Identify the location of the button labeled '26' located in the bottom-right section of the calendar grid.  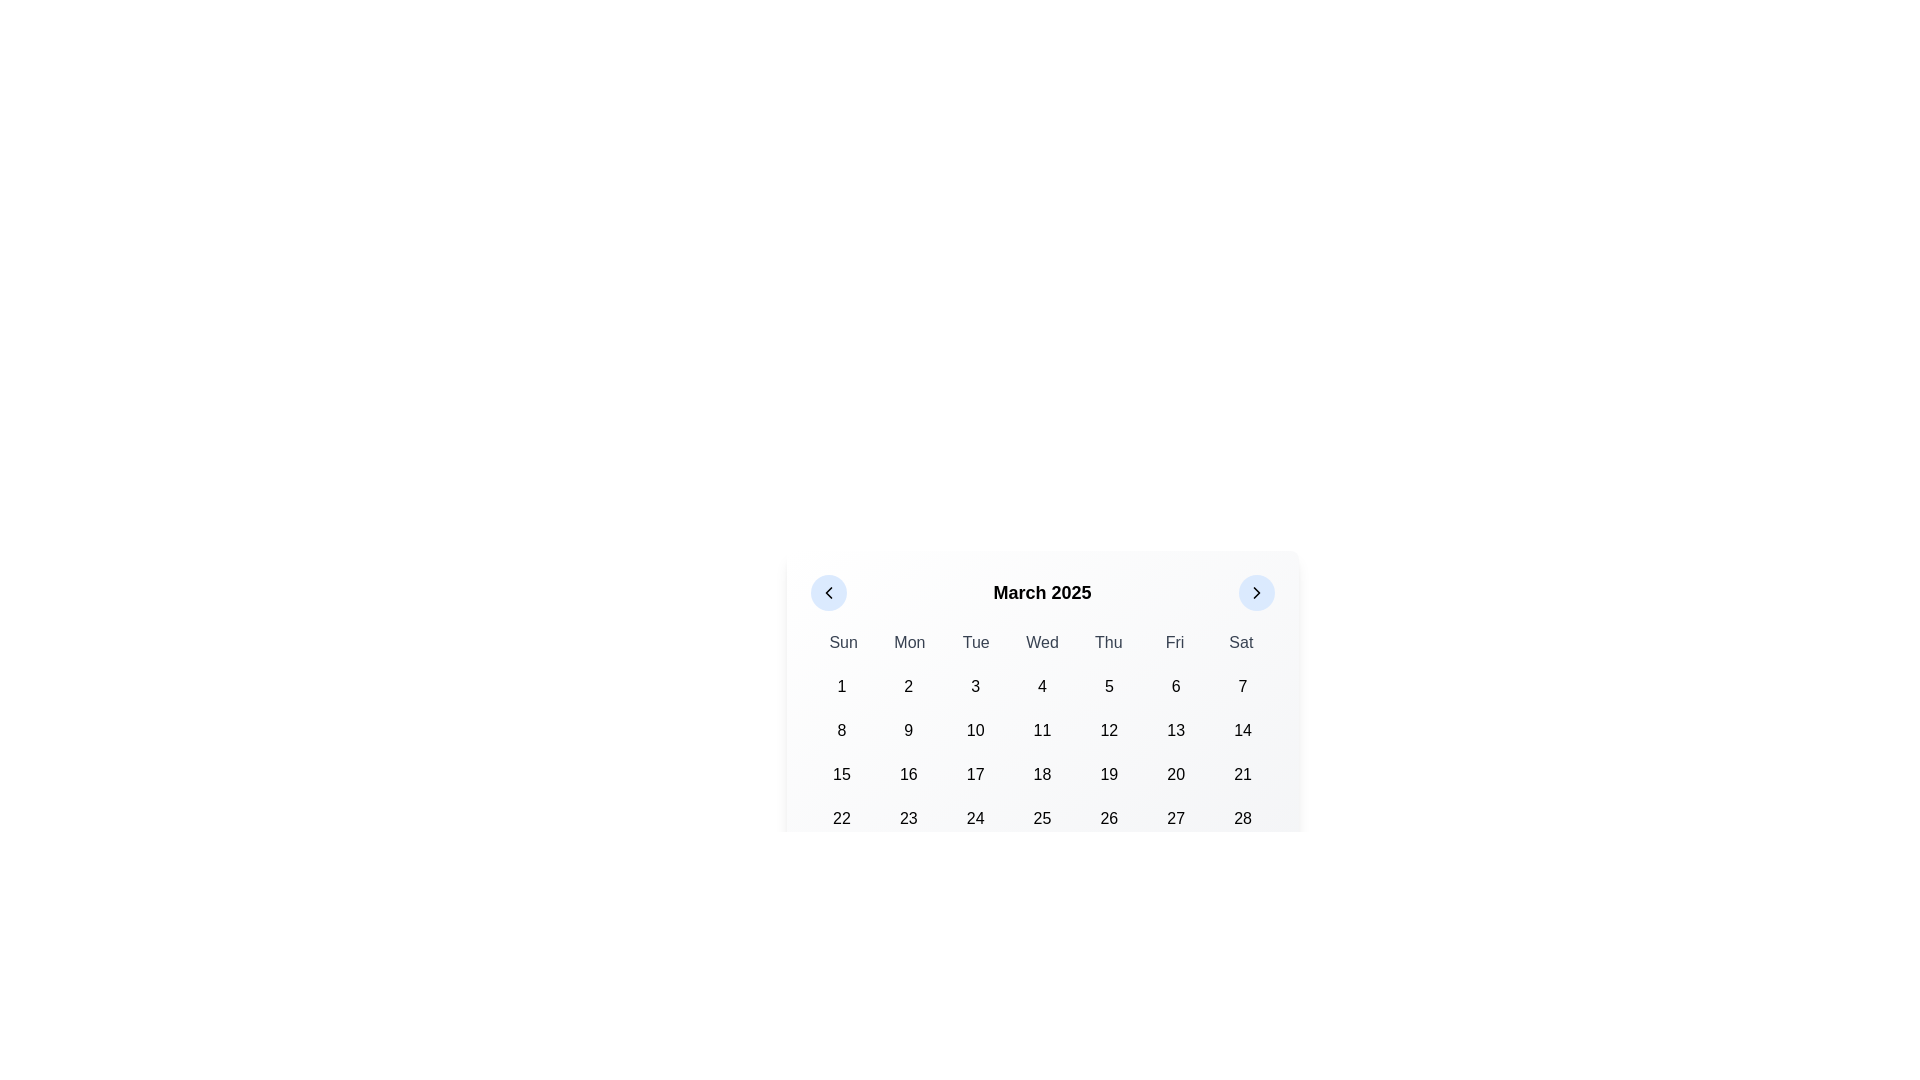
(1108, 818).